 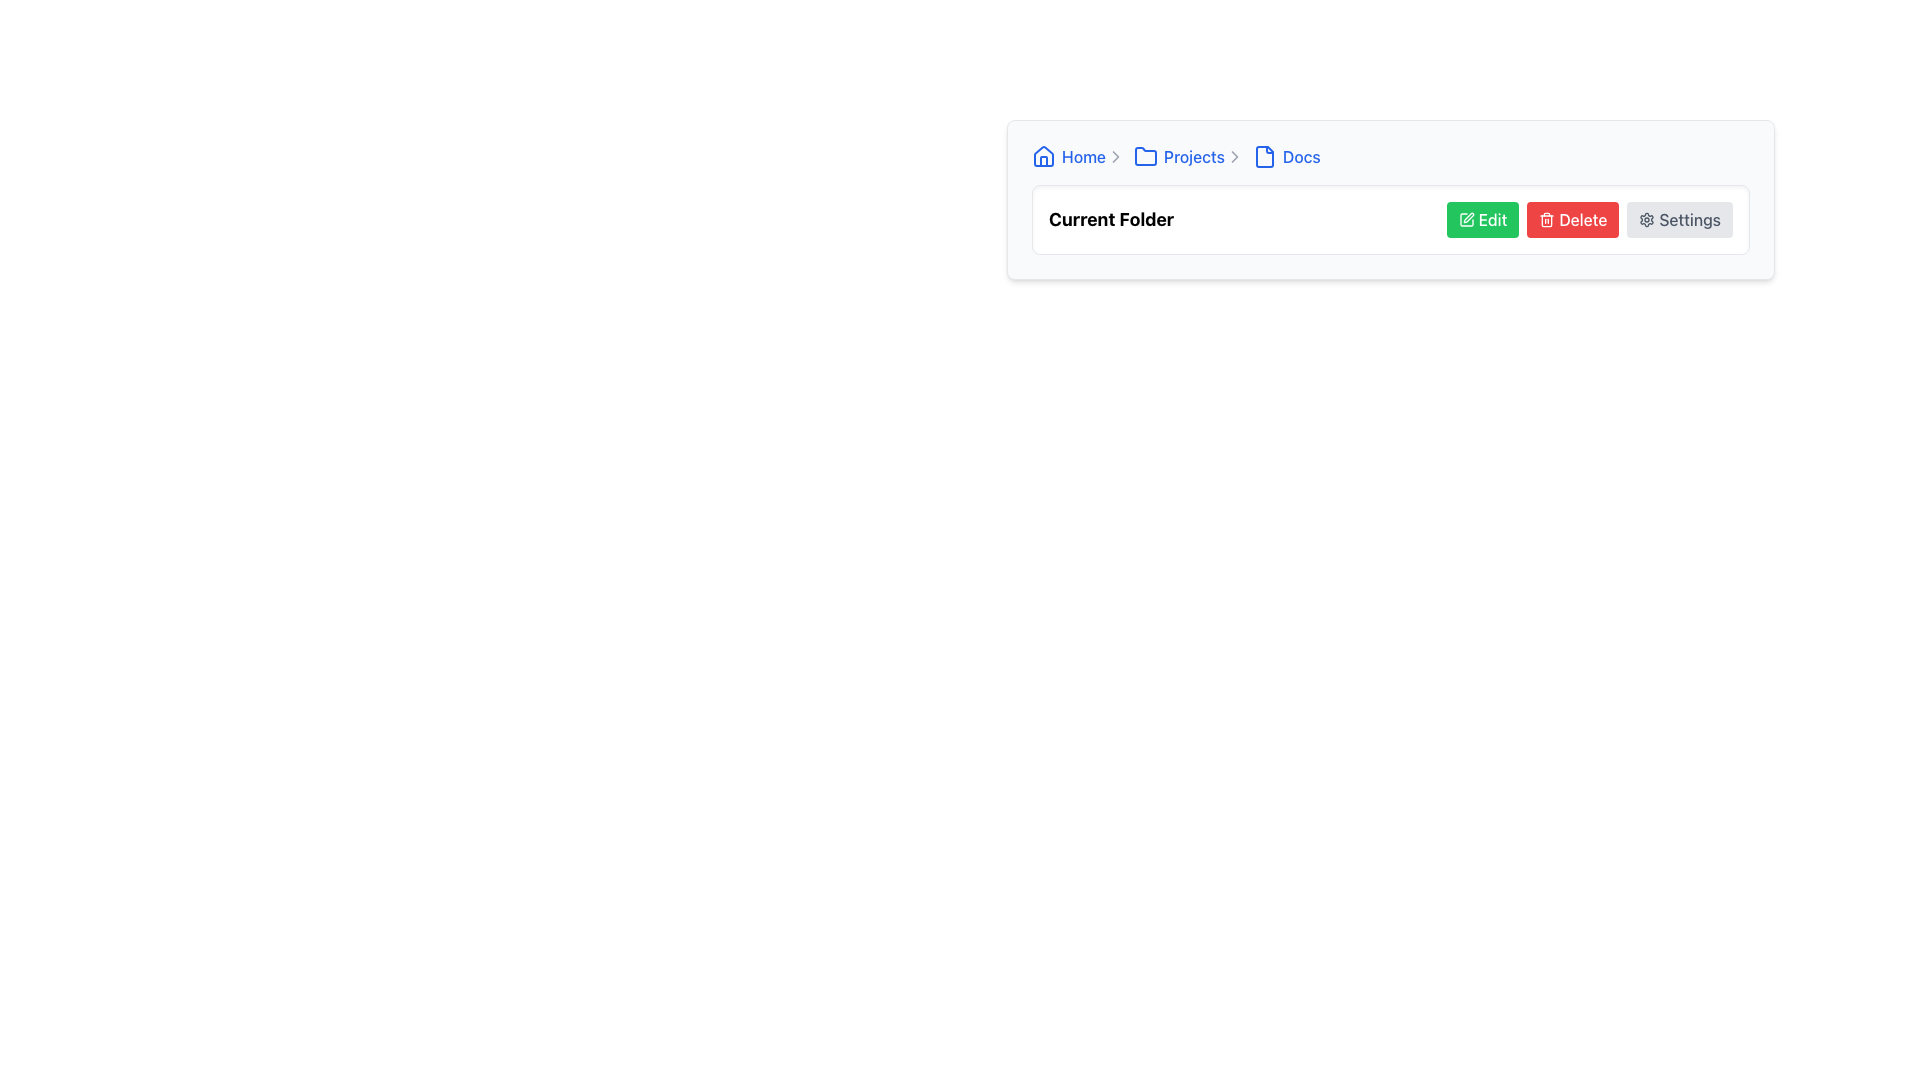 What do you see at coordinates (1572, 219) in the screenshot?
I see `the red 'Delete' button labeled with 'Delete' in white text, located between the 'Edit' and 'Settings' buttons on the right side of the toolbar` at bounding box center [1572, 219].